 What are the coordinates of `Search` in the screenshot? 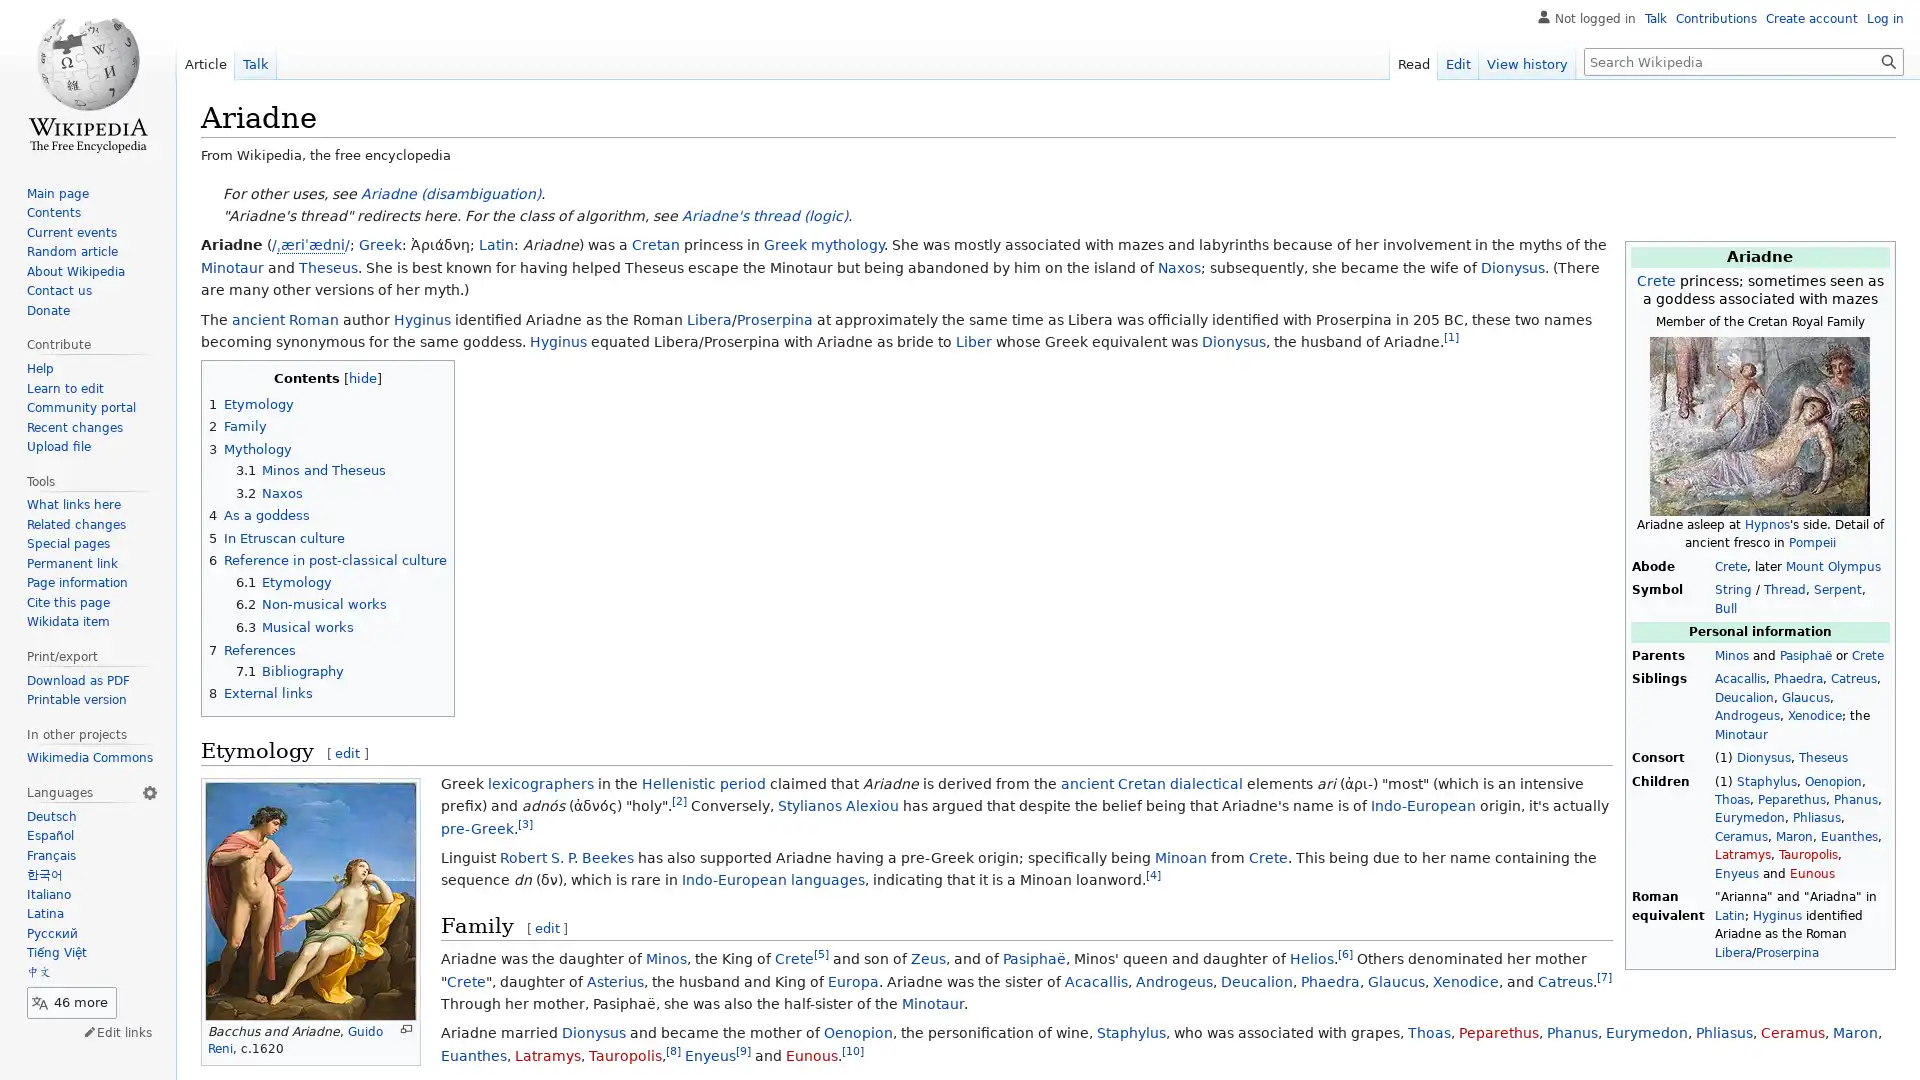 It's located at (1888, 60).